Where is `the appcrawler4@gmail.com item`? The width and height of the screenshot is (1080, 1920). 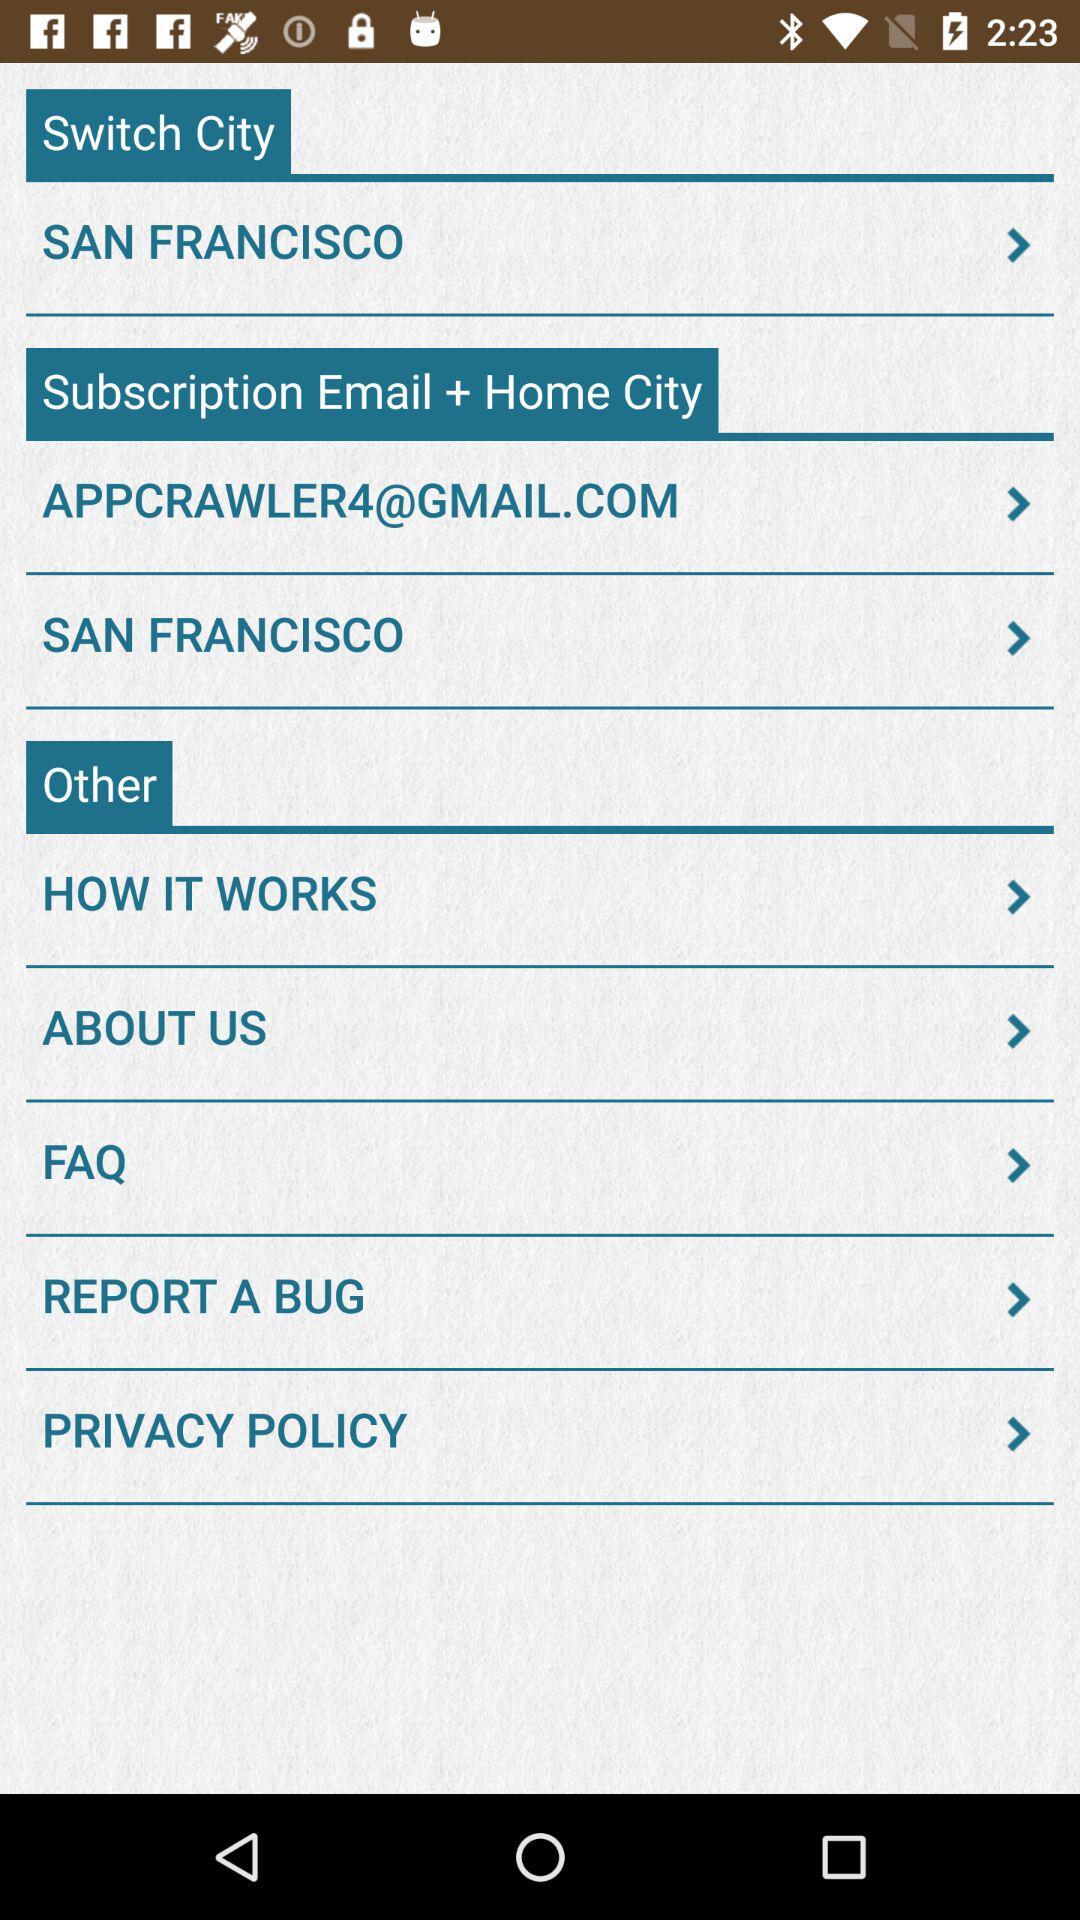
the appcrawler4@gmail.com item is located at coordinates (540, 504).